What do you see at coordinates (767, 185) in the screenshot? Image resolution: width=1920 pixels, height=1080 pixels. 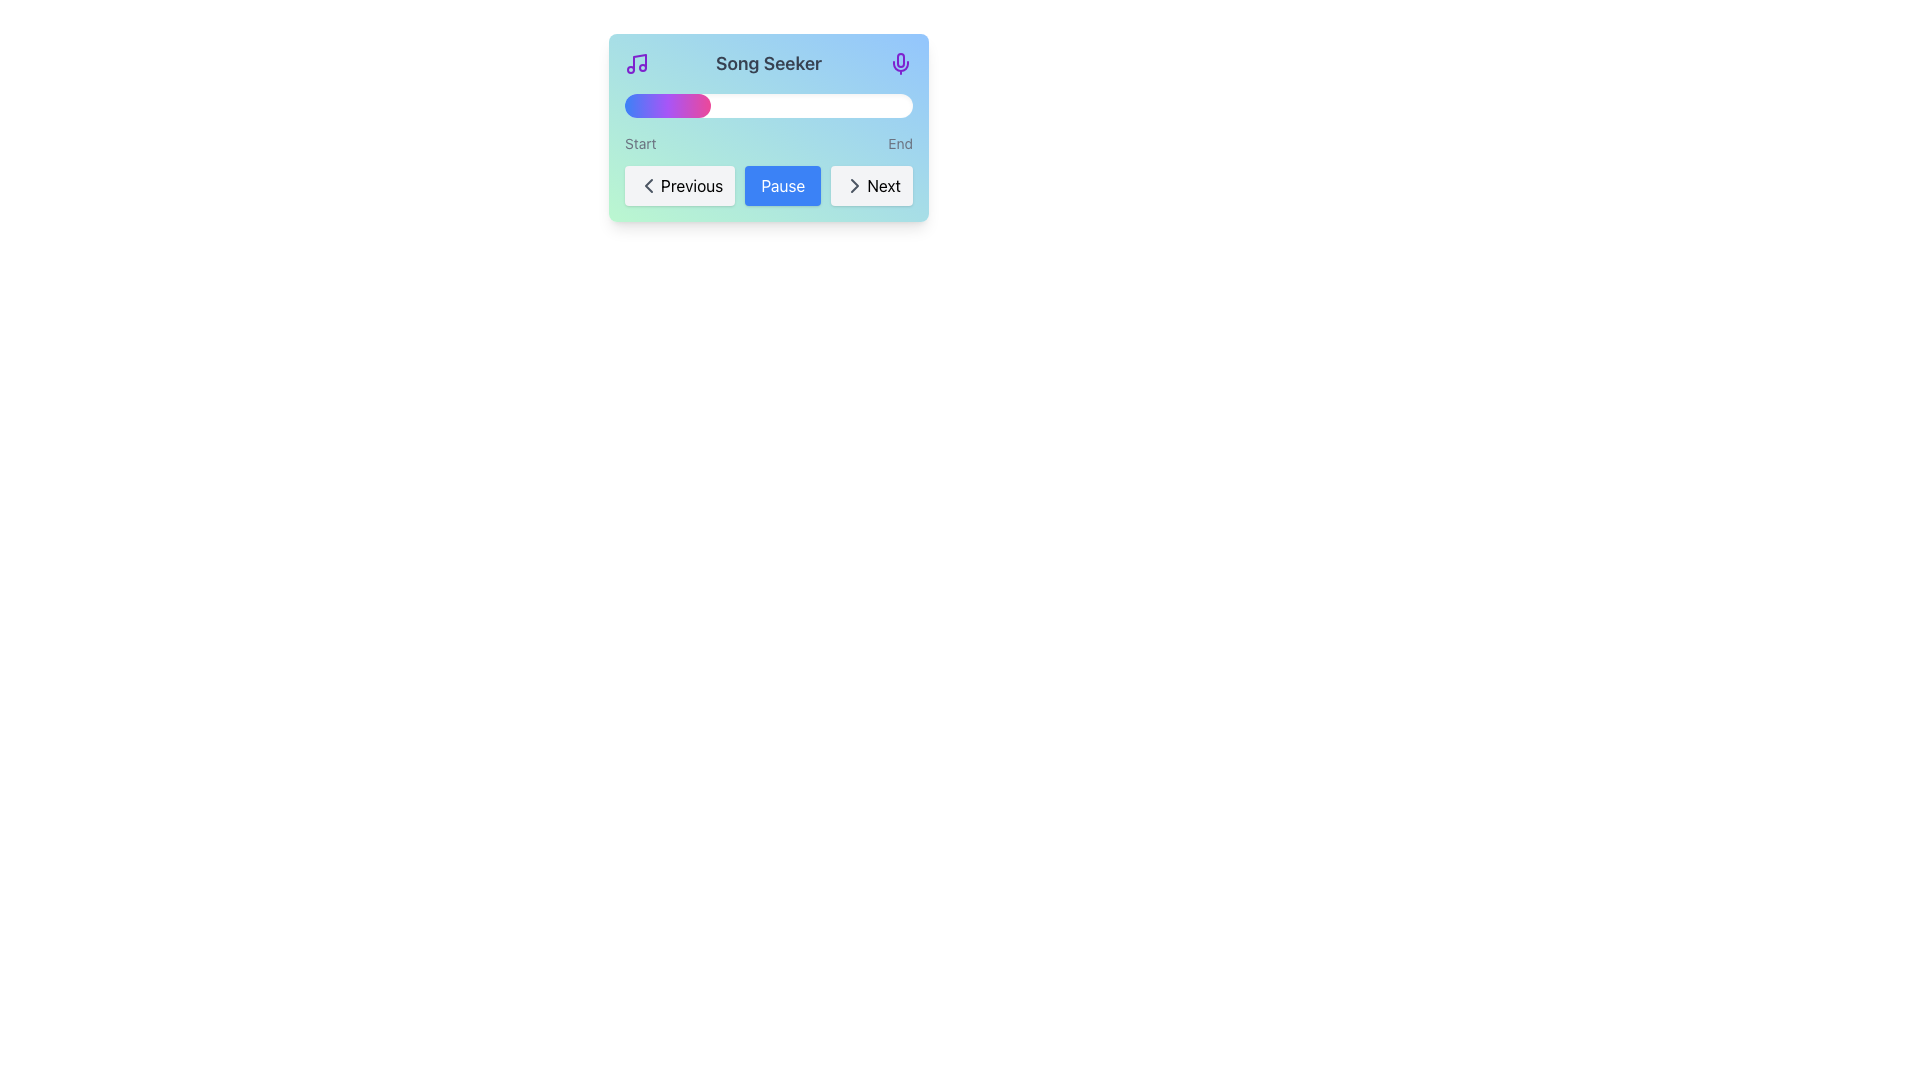 I see `the pause button located centrally between the 'Previous' and 'Next' buttons in the media control section` at bounding box center [767, 185].